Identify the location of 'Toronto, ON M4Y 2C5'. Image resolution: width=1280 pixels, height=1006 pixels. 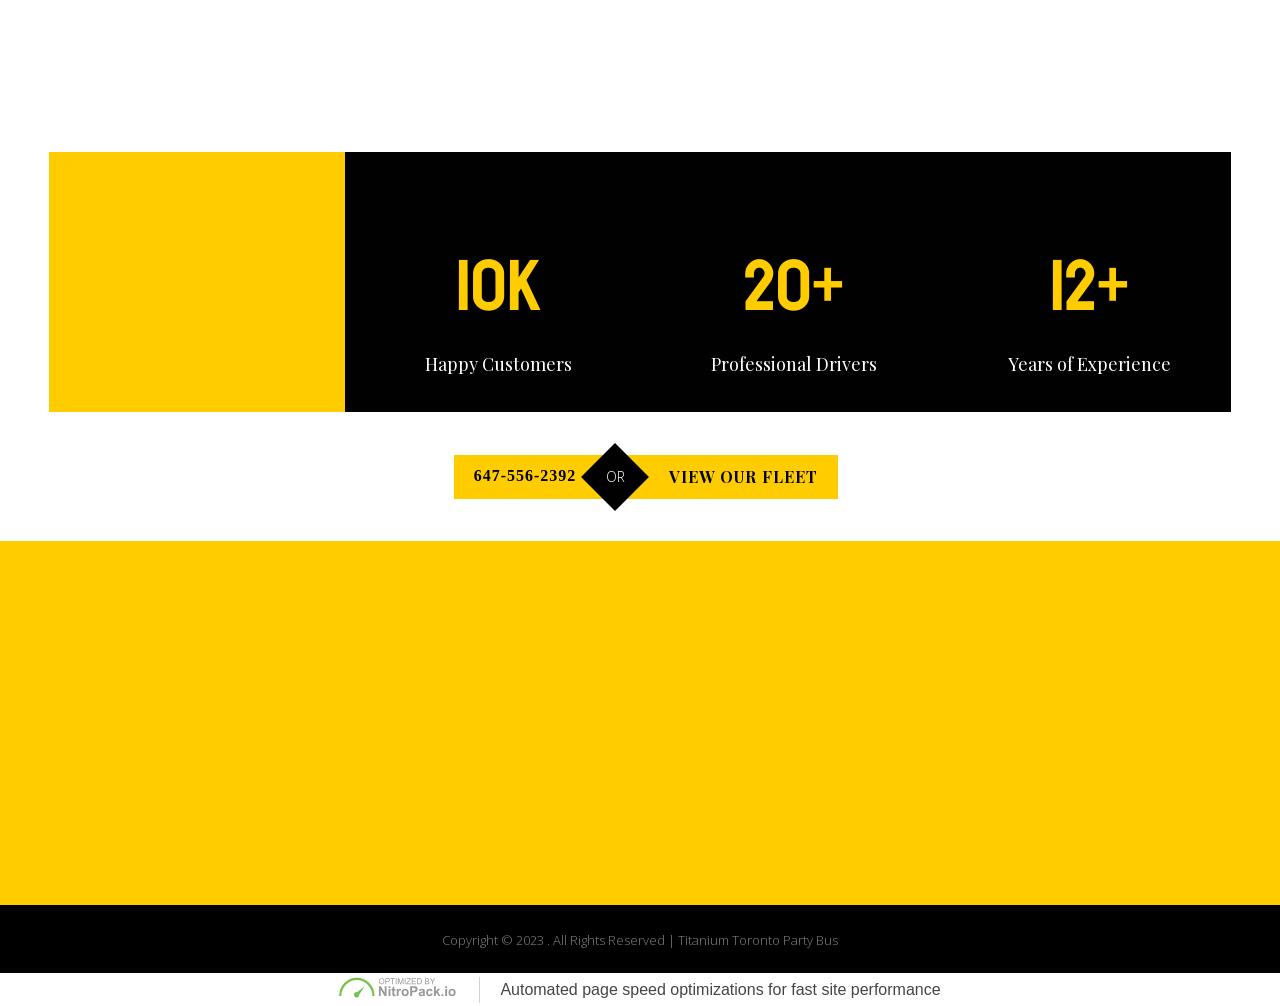
(552, 695).